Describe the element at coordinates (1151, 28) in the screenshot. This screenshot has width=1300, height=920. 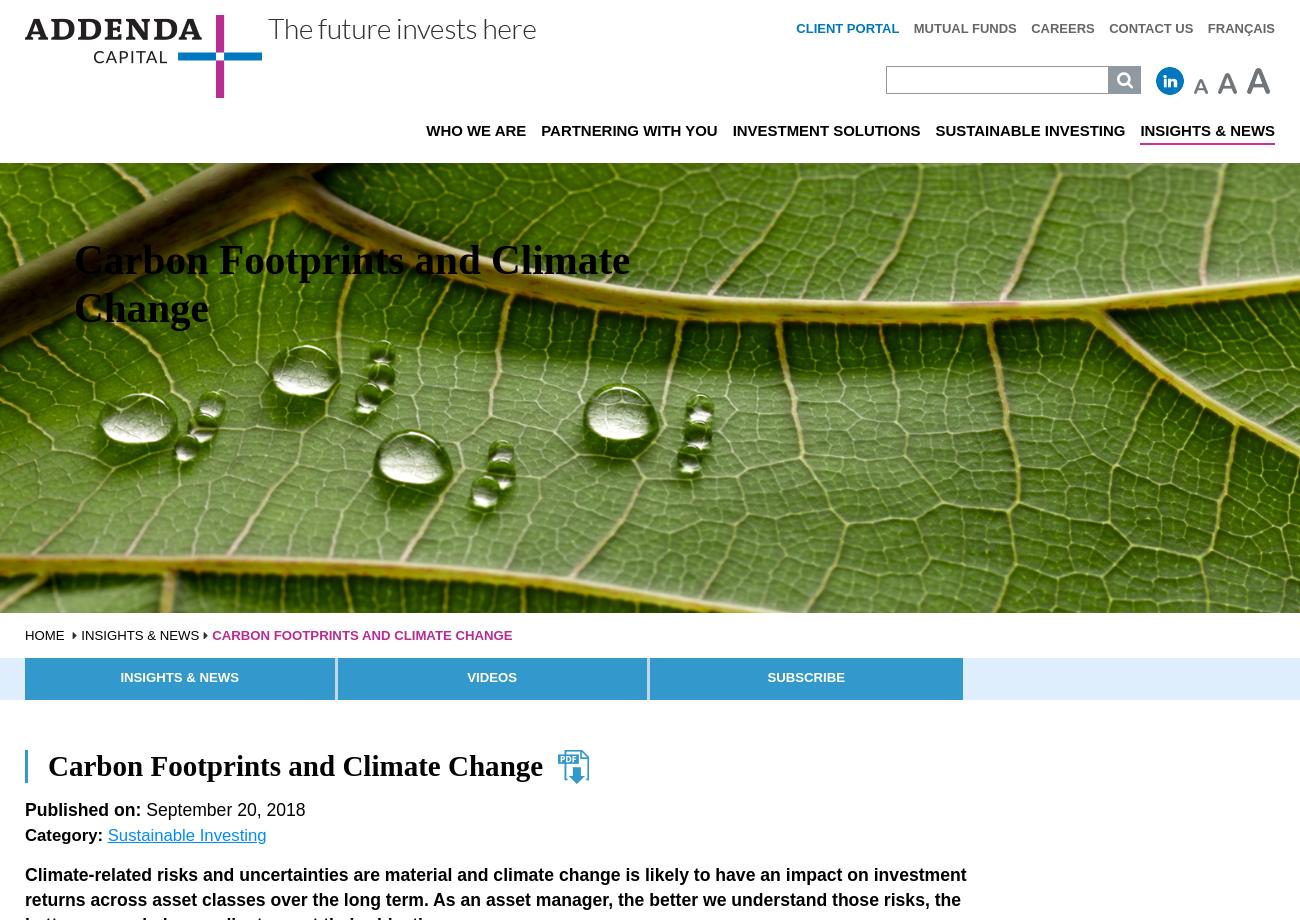
I see `'Contact Us'` at that location.